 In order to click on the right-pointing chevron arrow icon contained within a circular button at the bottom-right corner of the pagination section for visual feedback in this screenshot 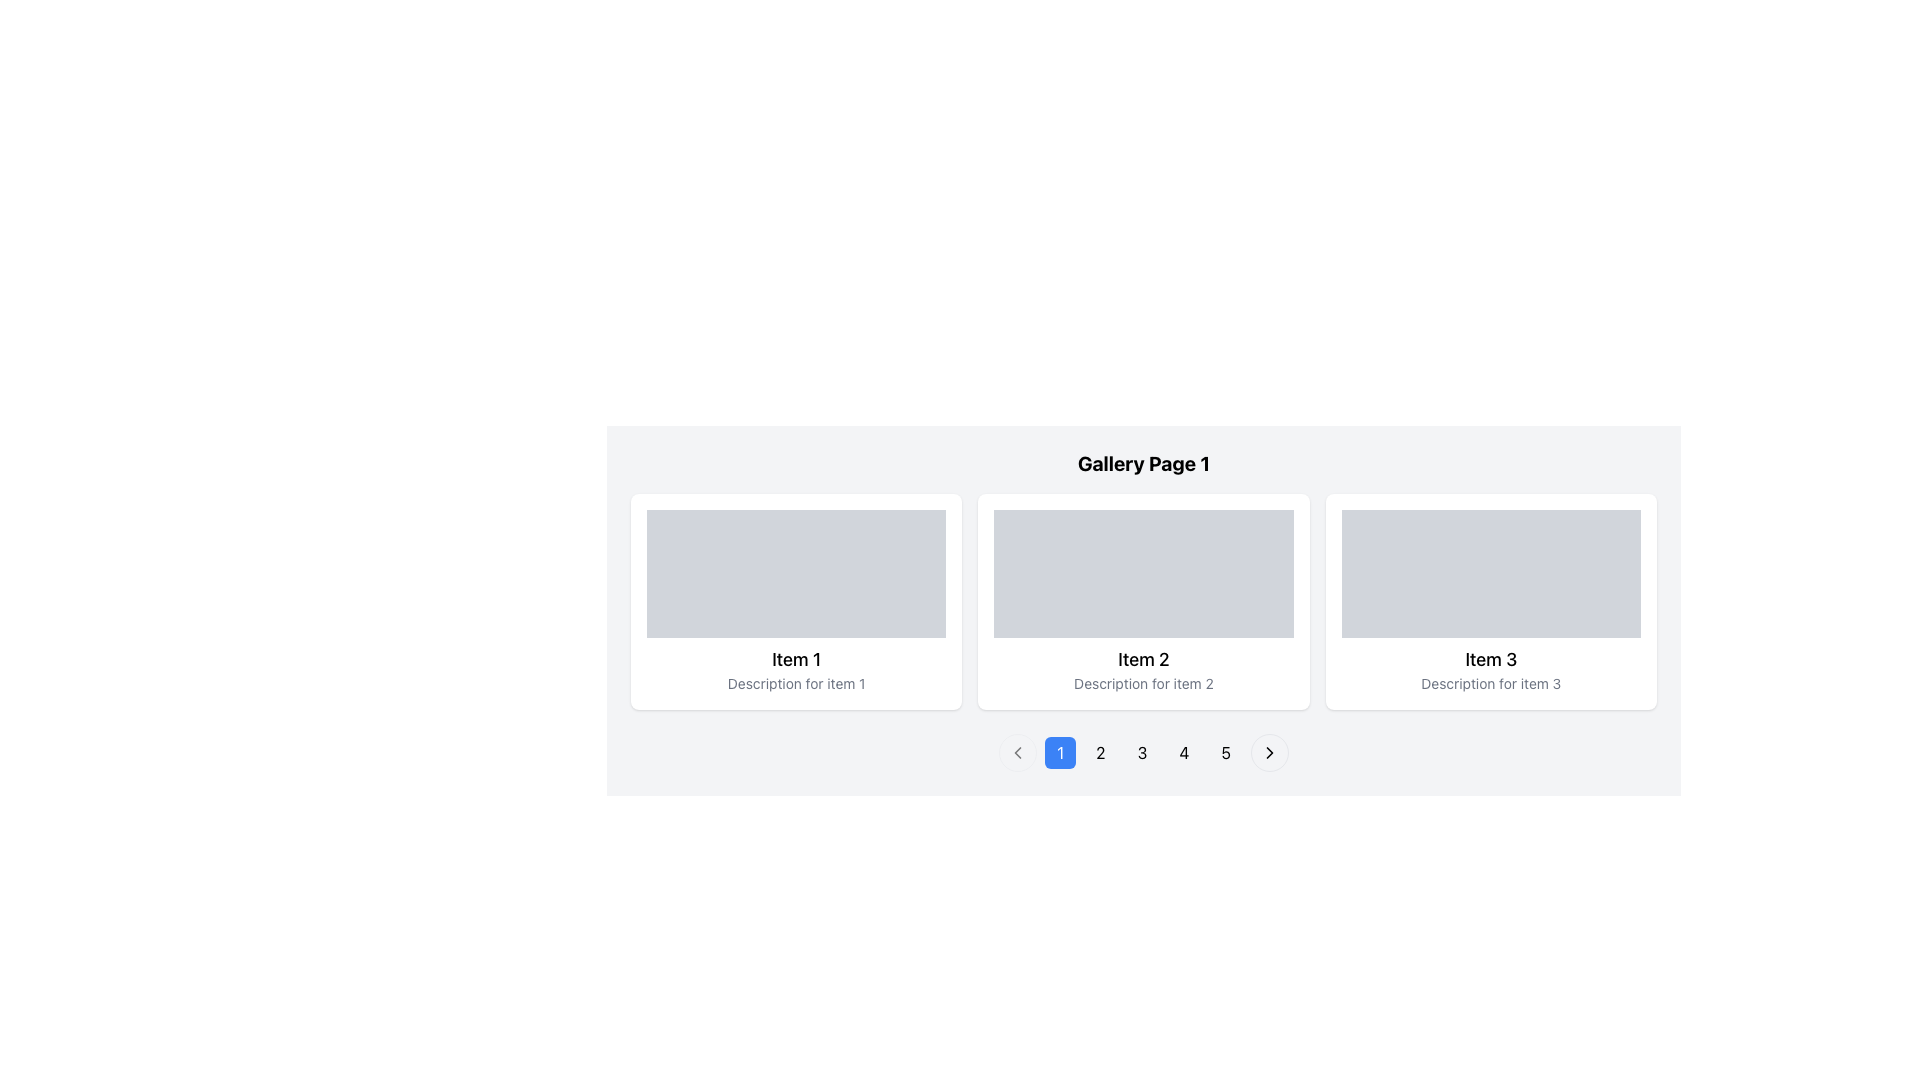, I will do `click(1268, 752)`.